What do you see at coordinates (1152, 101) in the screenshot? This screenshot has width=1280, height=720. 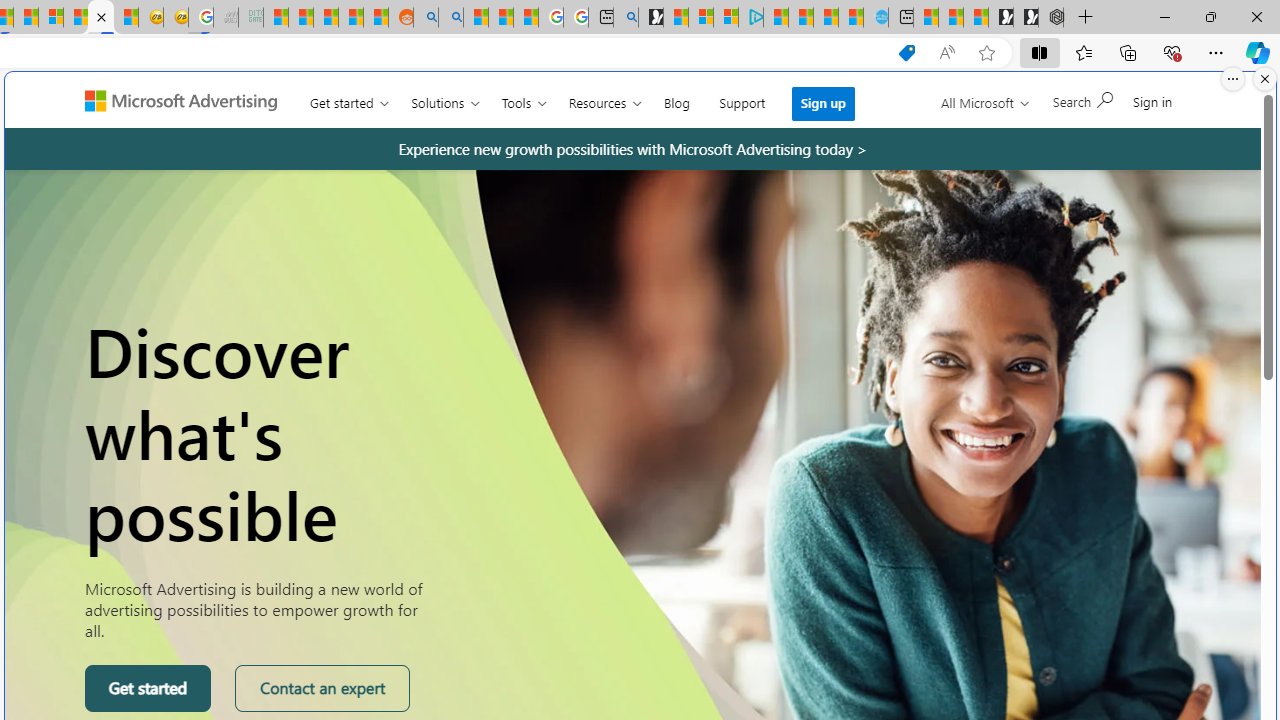 I see `'Sign in'` at bounding box center [1152, 101].